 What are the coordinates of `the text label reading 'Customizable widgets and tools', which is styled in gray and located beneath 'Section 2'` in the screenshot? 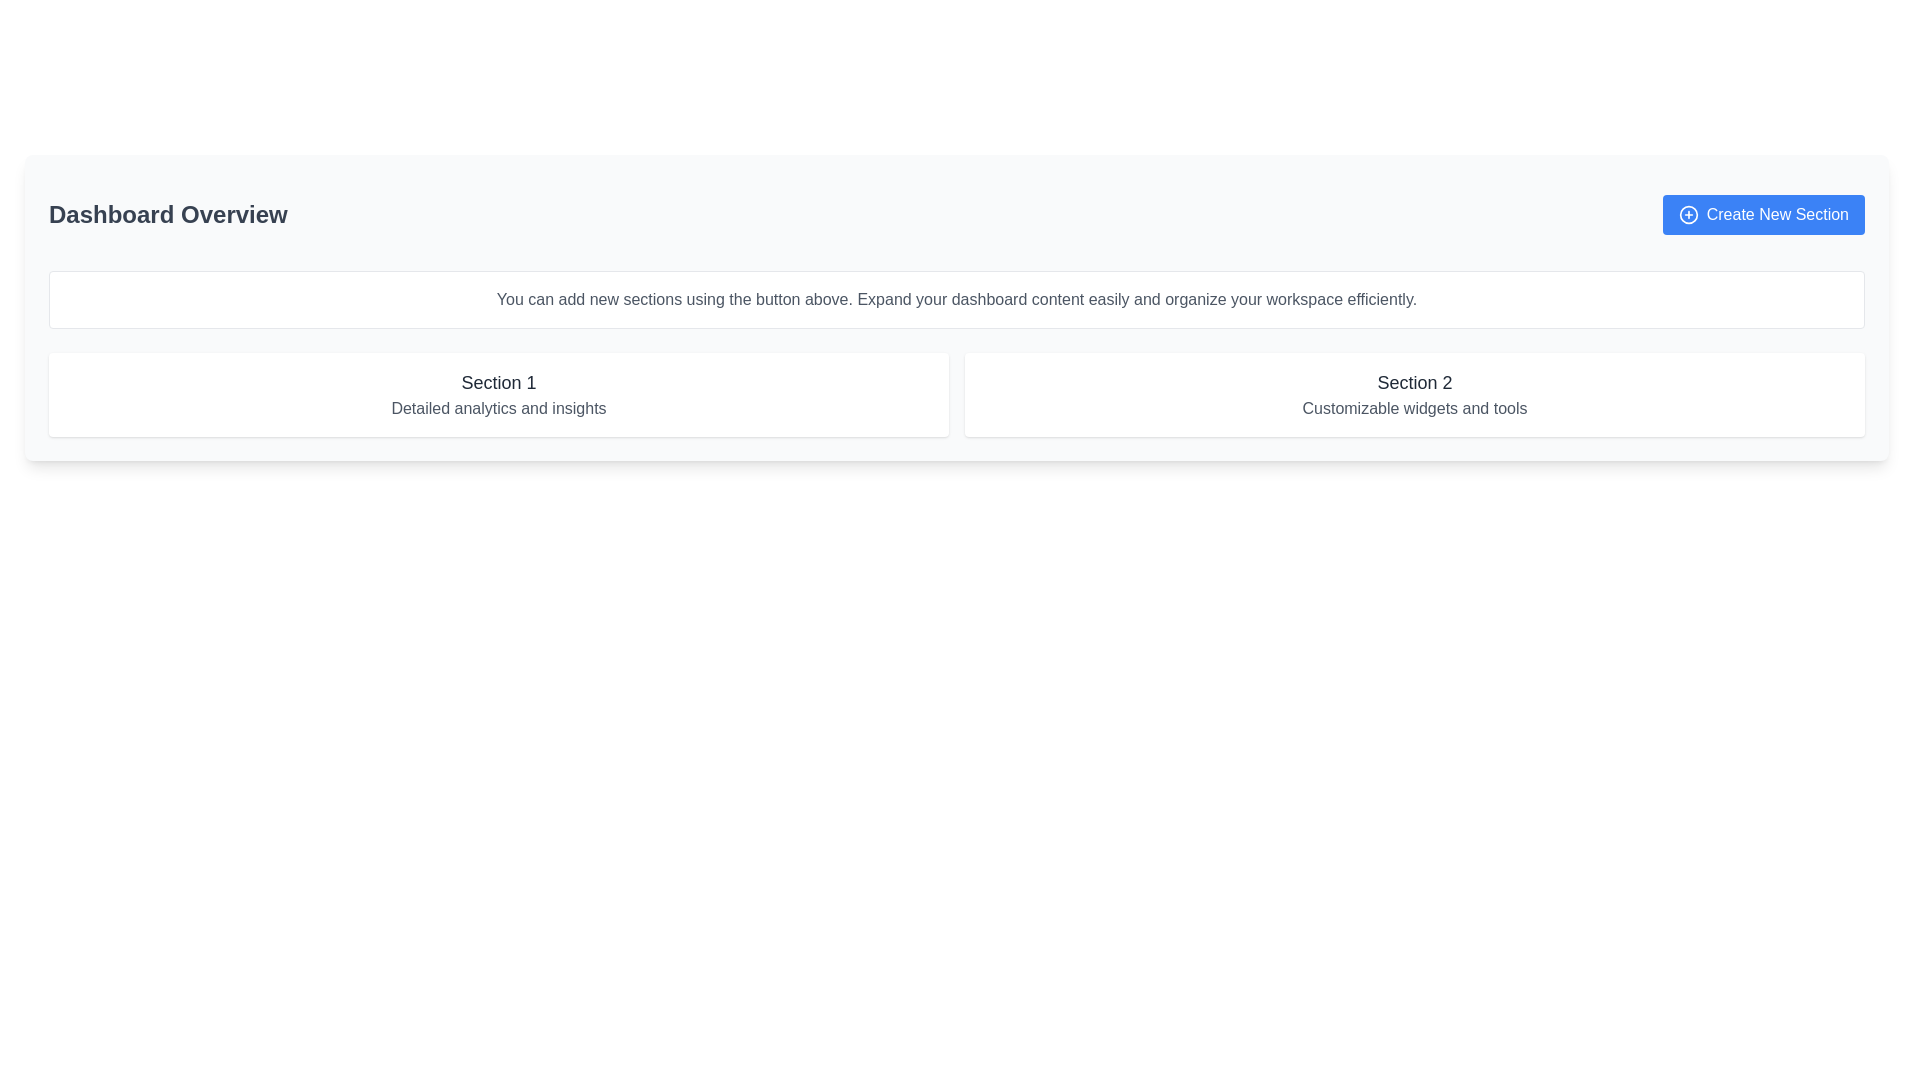 It's located at (1414, 407).